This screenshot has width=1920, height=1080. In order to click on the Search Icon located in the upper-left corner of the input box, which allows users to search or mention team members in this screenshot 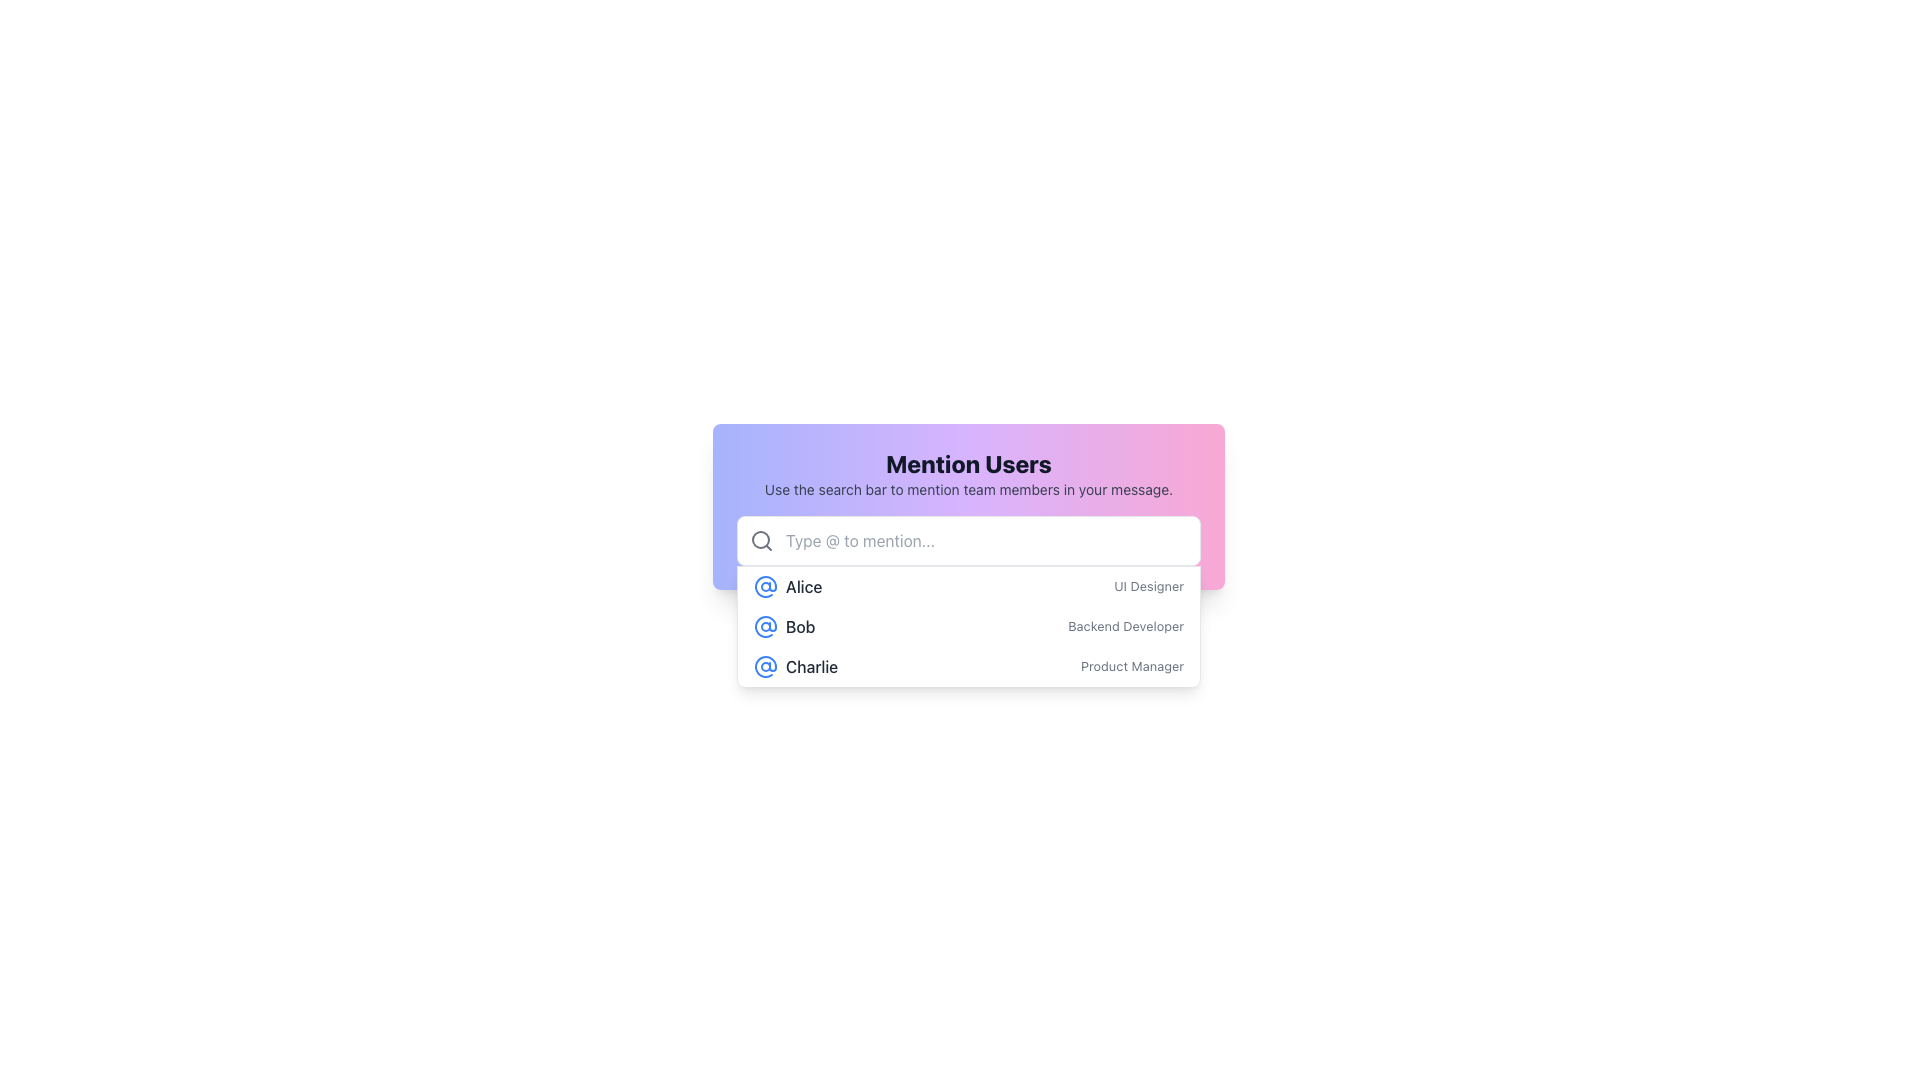, I will do `click(761, 540)`.